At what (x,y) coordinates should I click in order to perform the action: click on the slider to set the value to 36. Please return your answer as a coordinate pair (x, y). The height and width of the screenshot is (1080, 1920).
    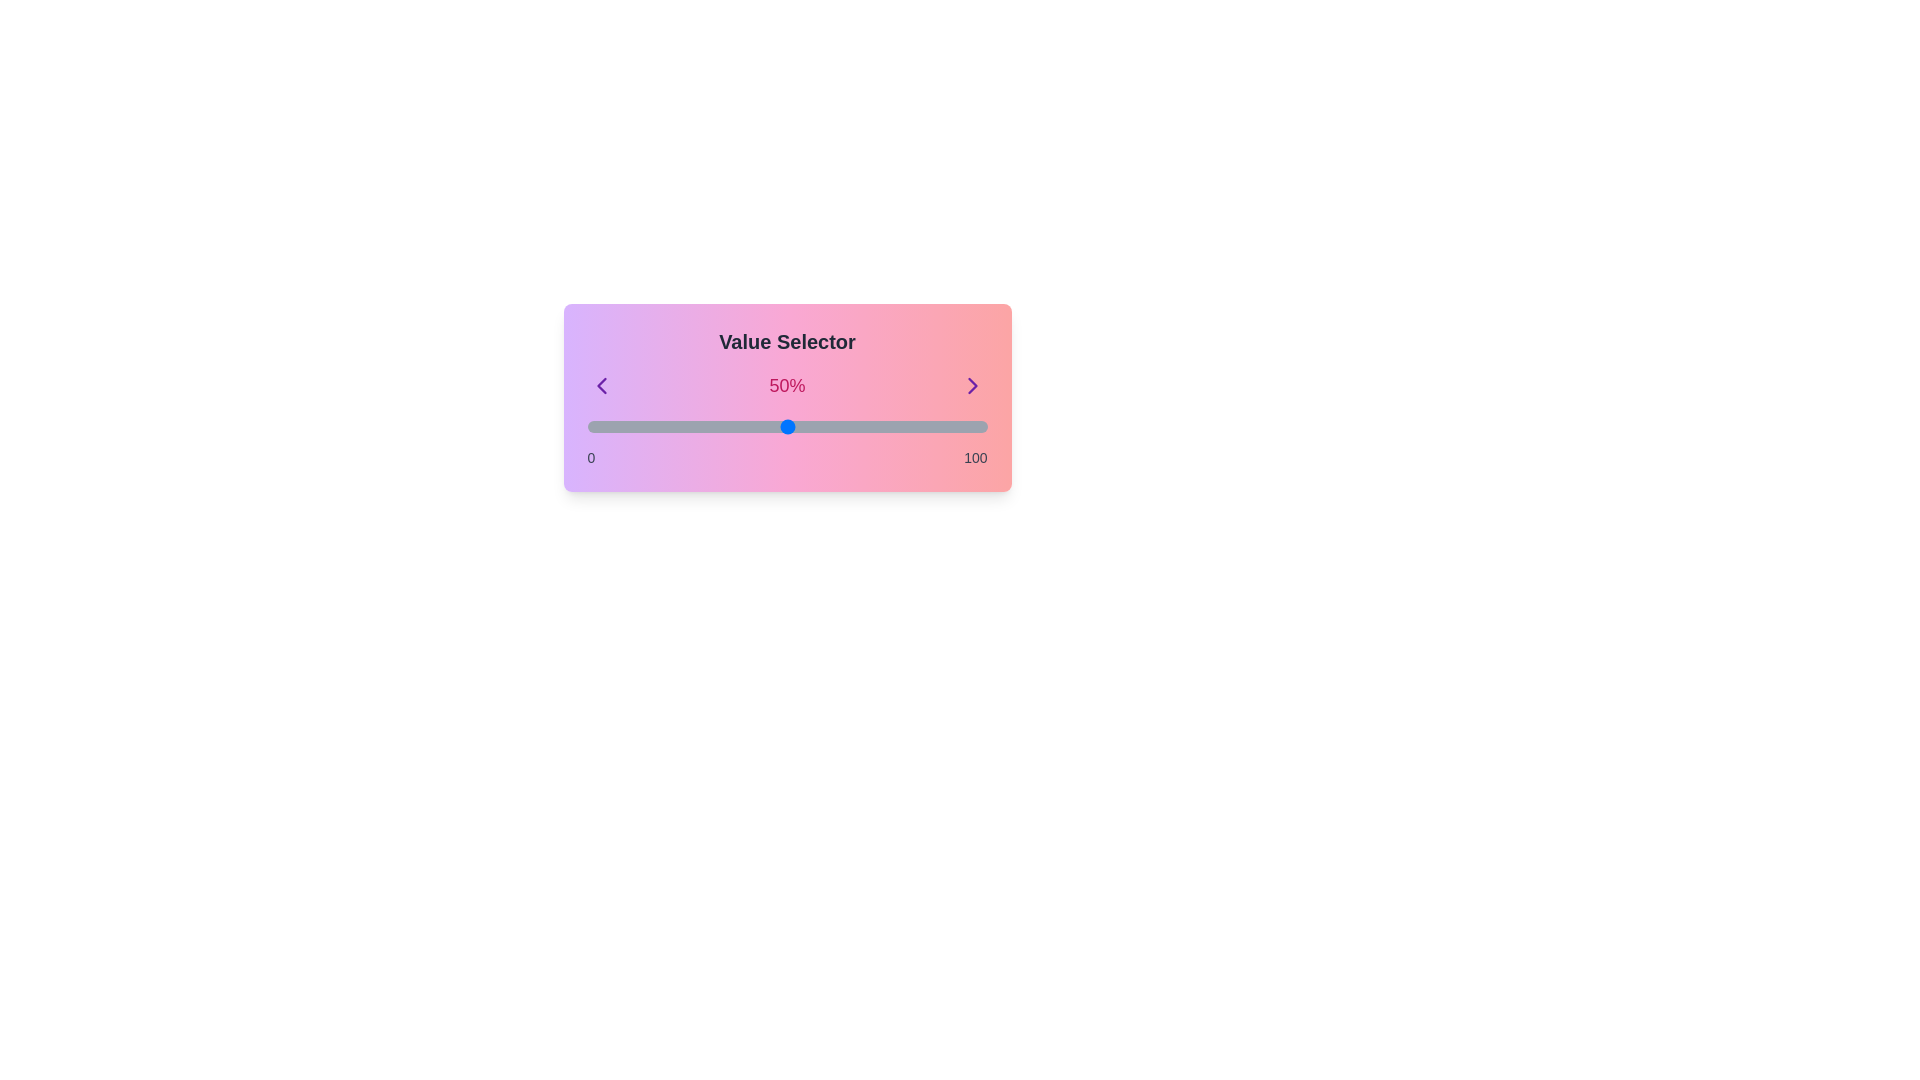
    Looking at the image, I should click on (730, 426).